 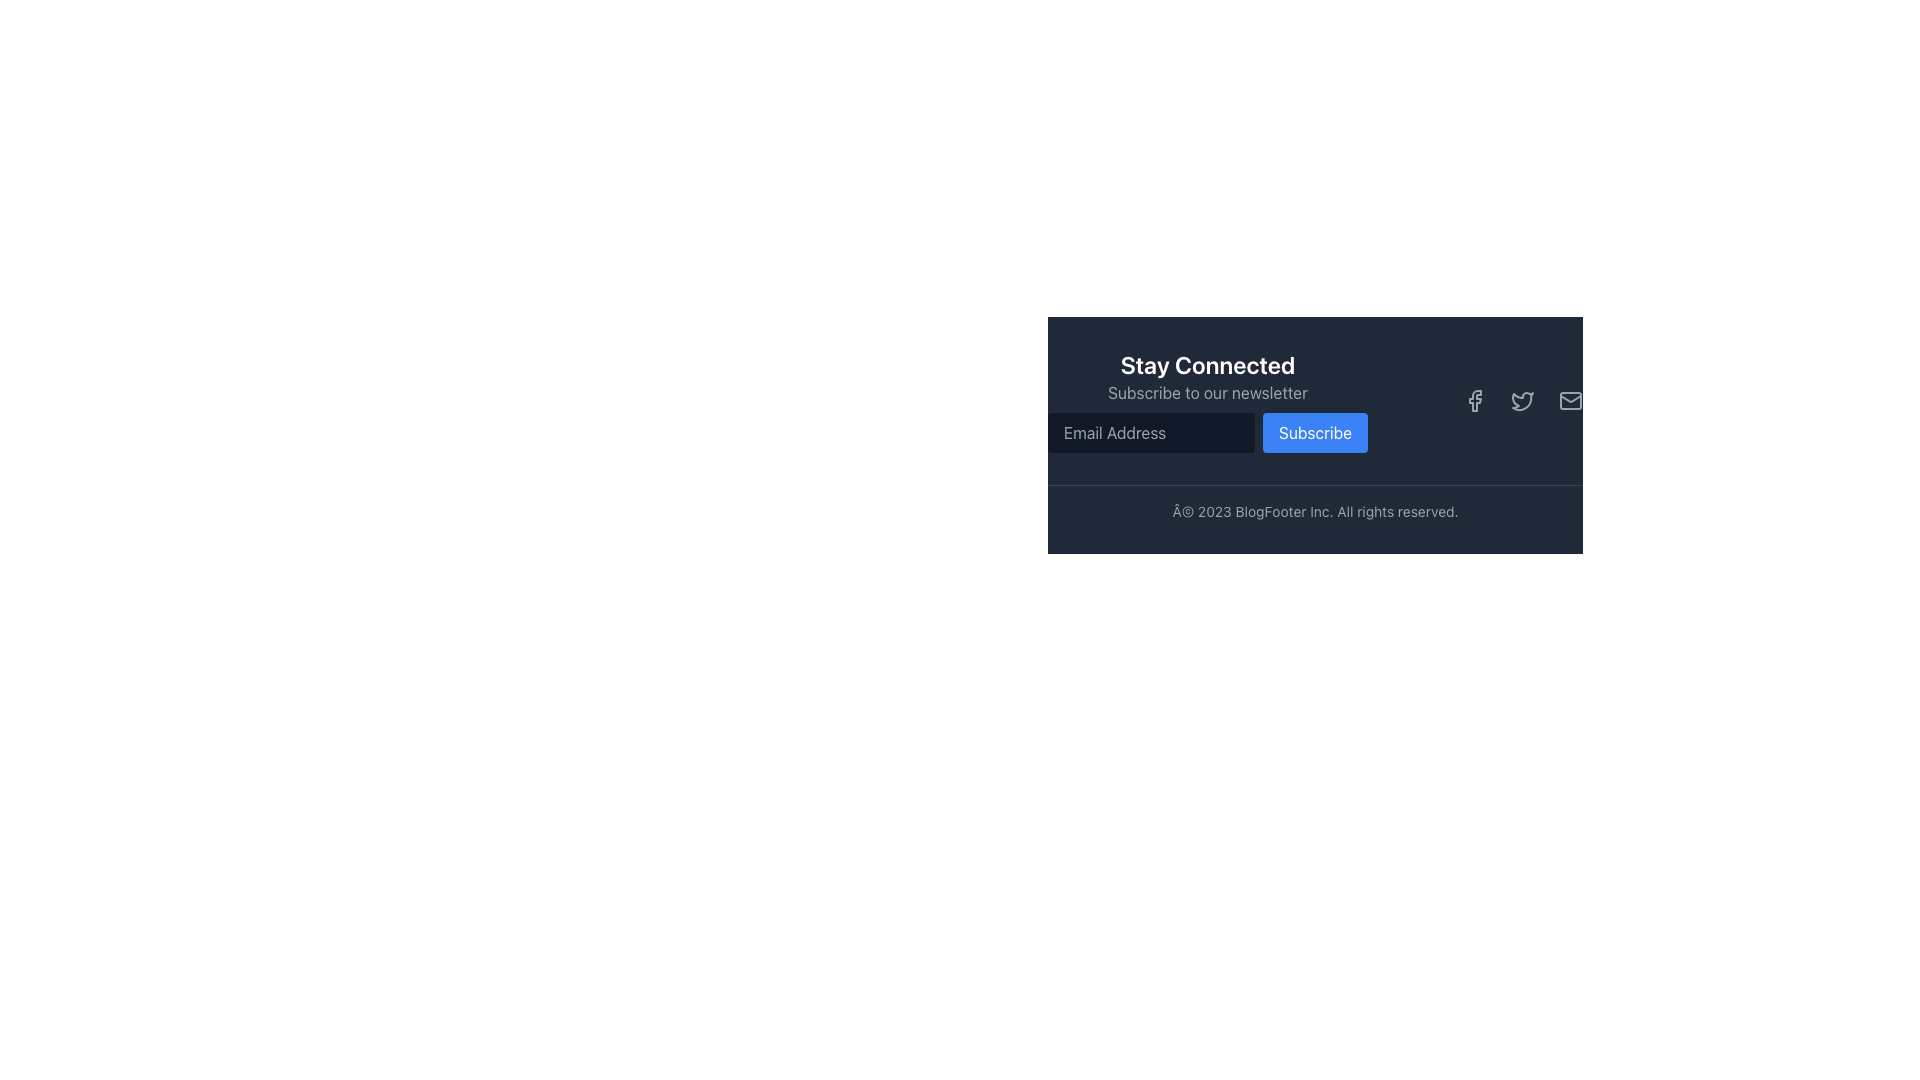 What do you see at coordinates (1315, 511) in the screenshot?
I see `static text displaying 'Â© 2023 BlogFooter Inc. All rights reserved.' located at the bottom of the interface, centered horizontally` at bounding box center [1315, 511].